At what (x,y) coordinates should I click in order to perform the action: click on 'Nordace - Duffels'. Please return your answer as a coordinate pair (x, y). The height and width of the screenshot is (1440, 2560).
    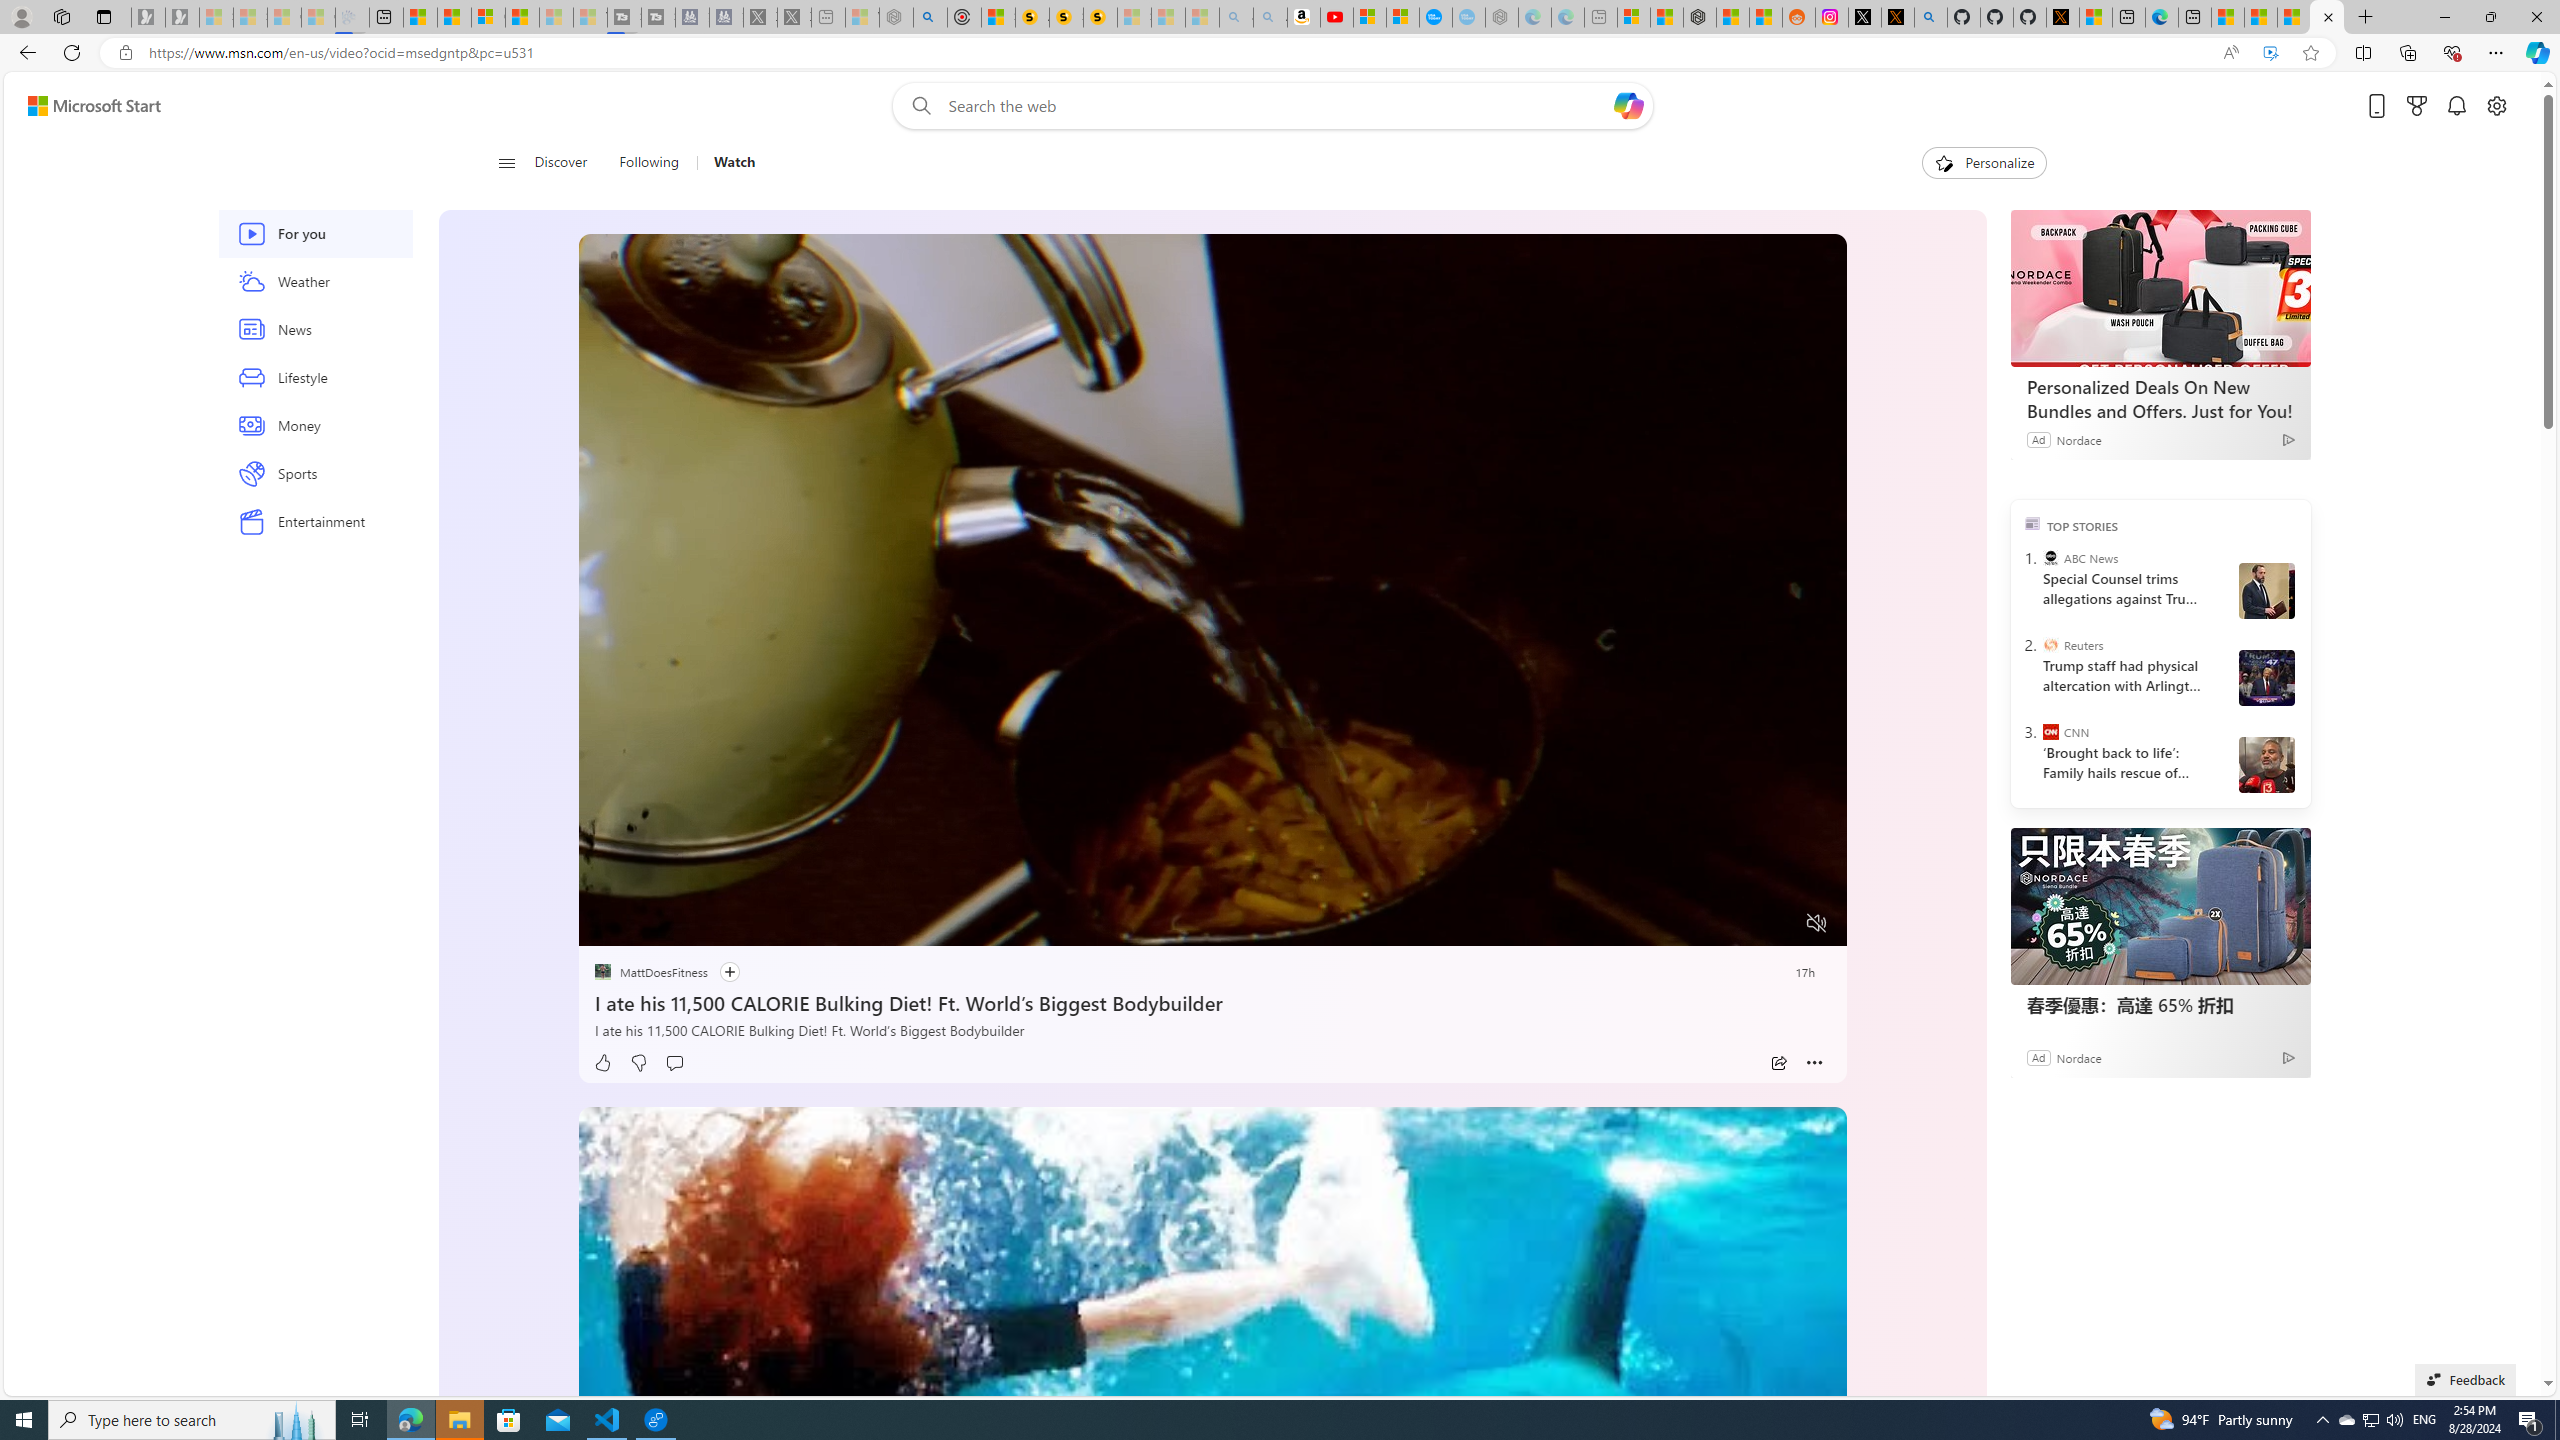
    Looking at the image, I should click on (1699, 16).